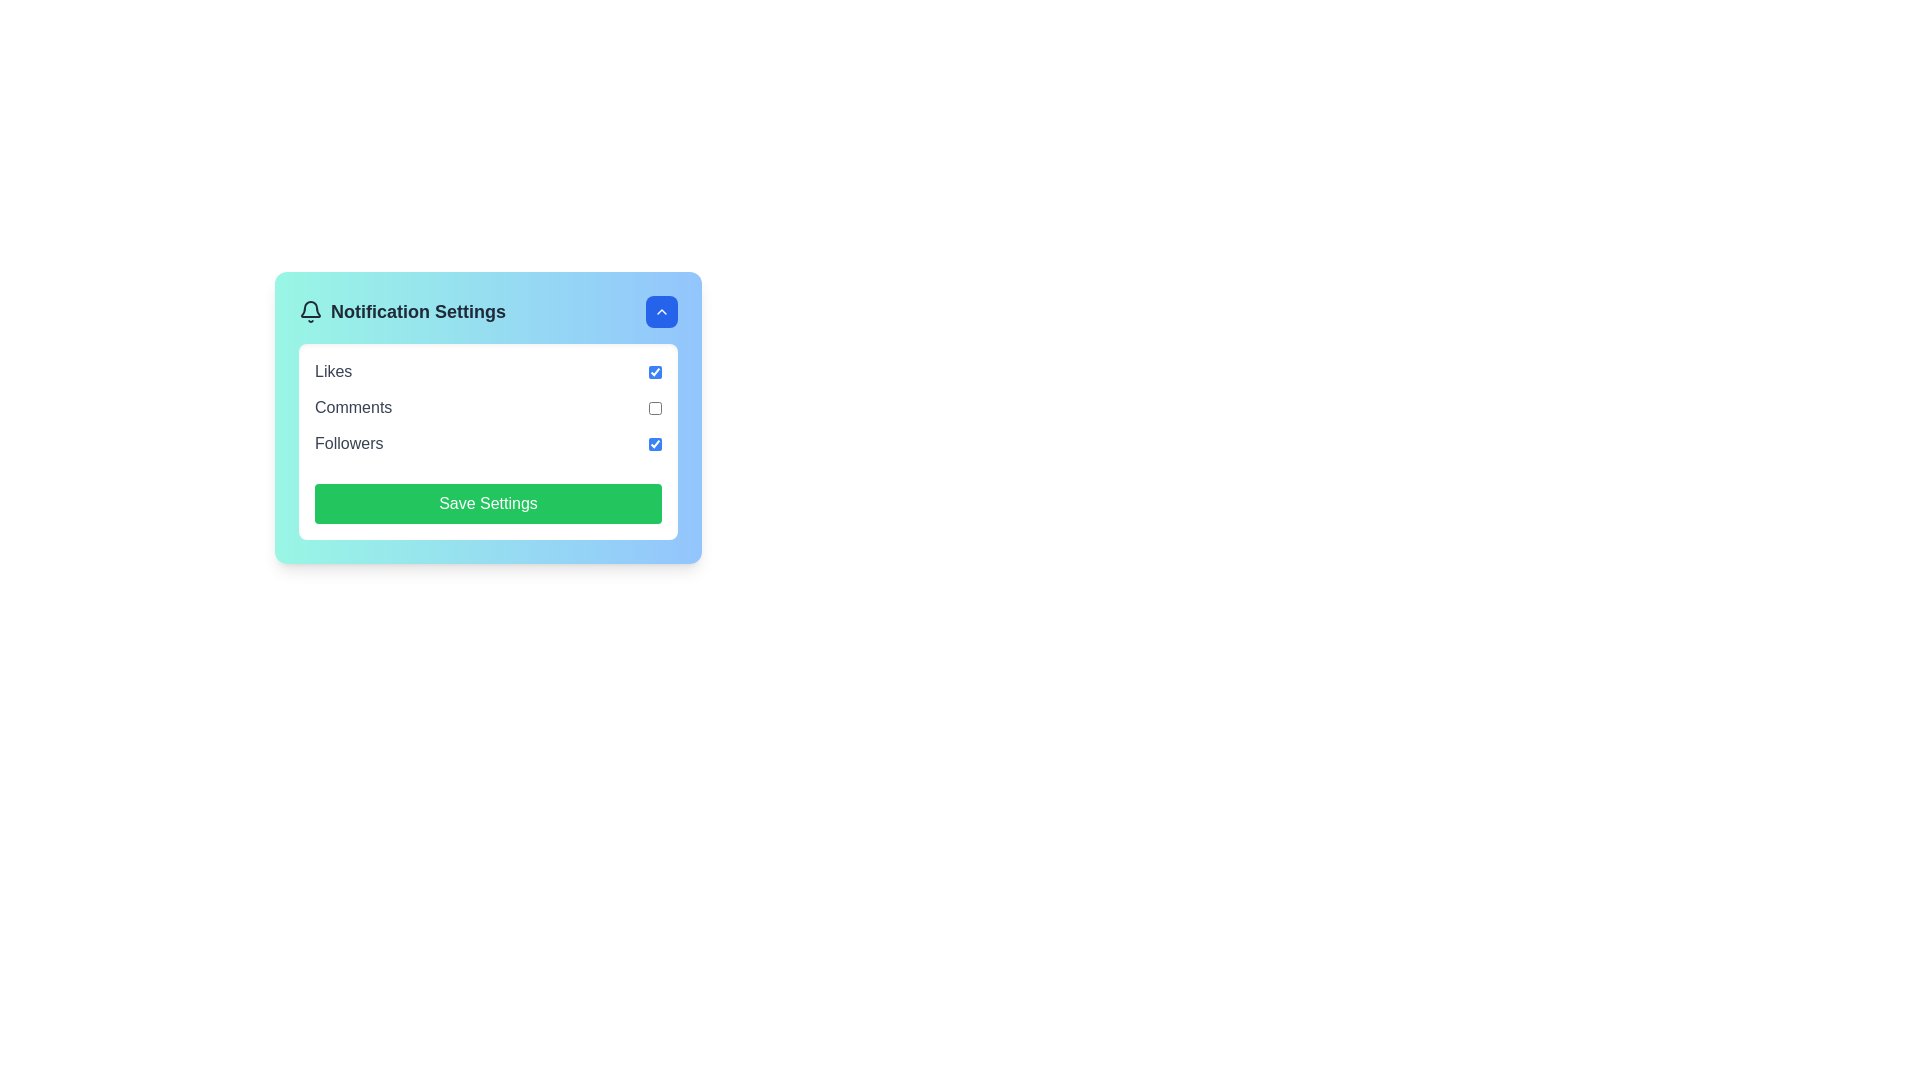 This screenshot has width=1920, height=1080. What do you see at coordinates (401, 312) in the screenshot?
I see `the 'Notification Settings' text label with a notification bell icon located in the upper section of the modal` at bounding box center [401, 312].